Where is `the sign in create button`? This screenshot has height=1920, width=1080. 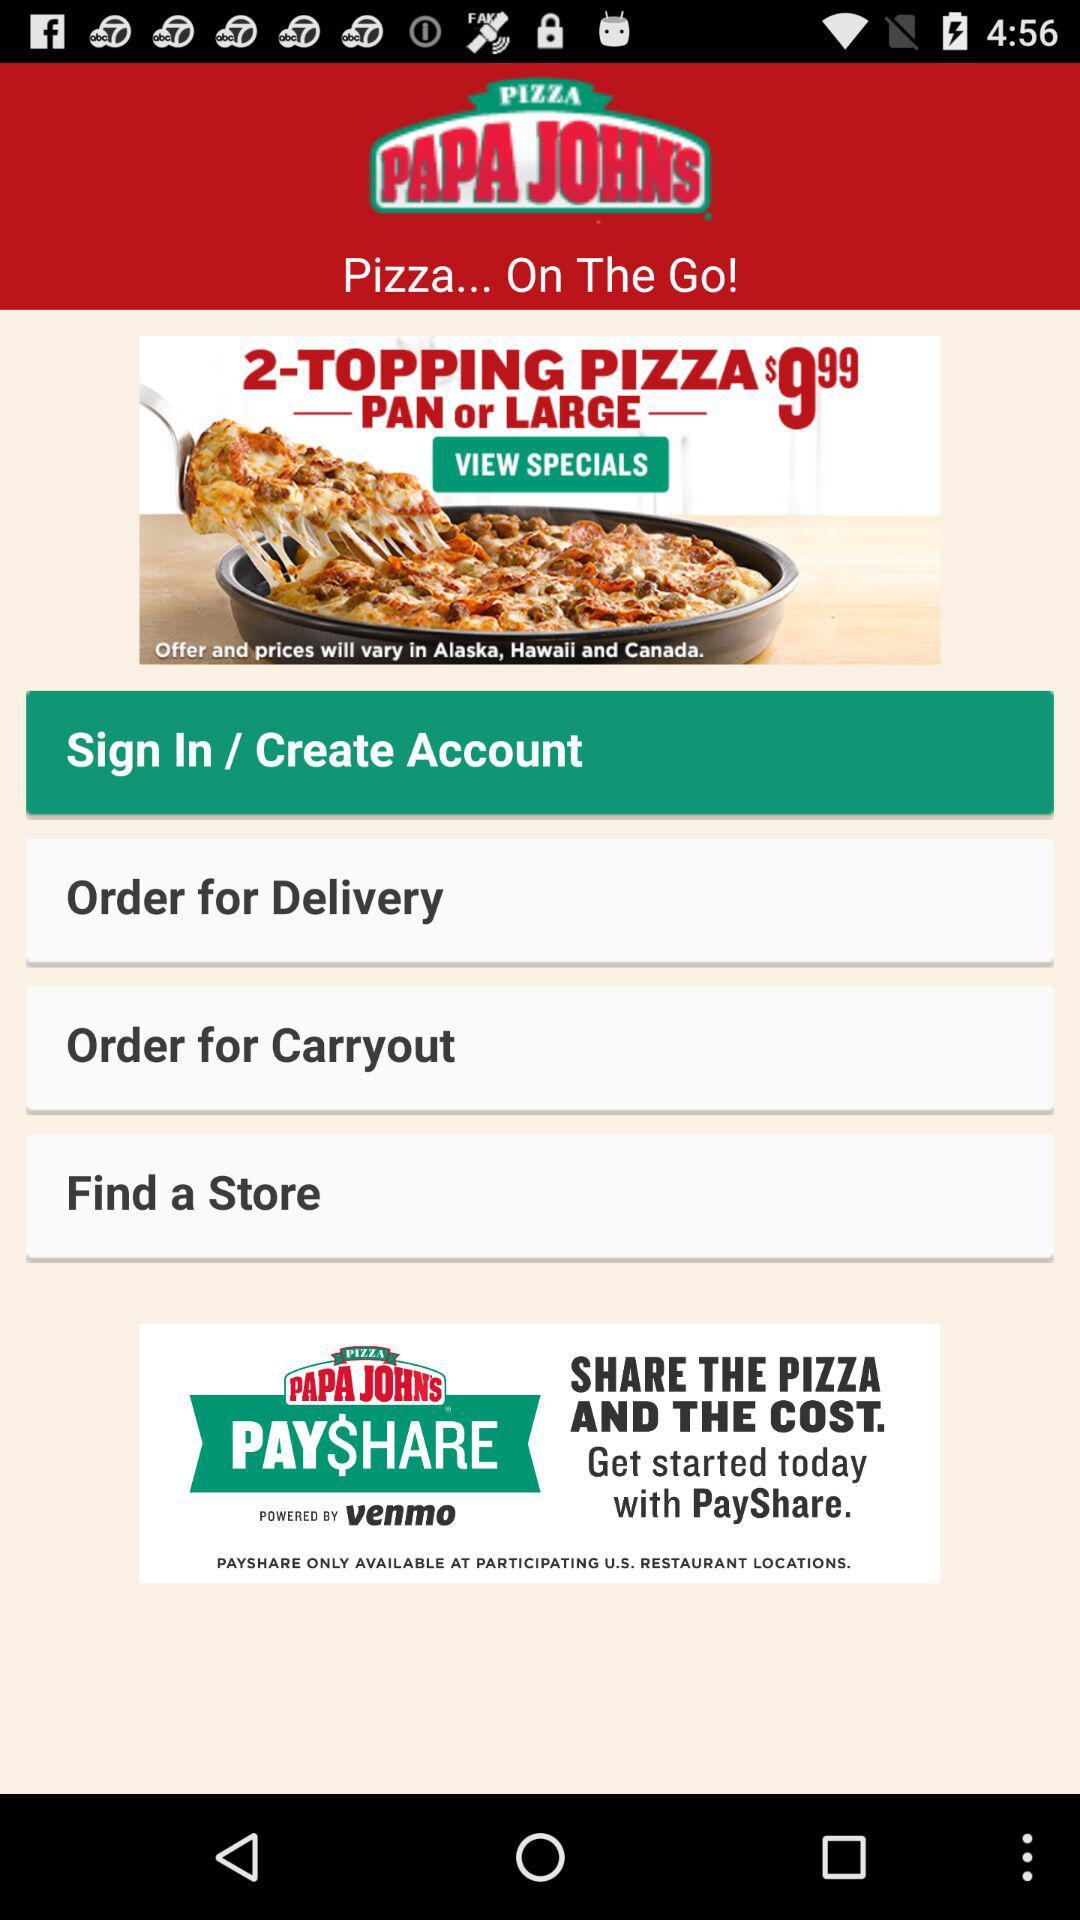 the sign in create button is located at coordinates (540, 754).